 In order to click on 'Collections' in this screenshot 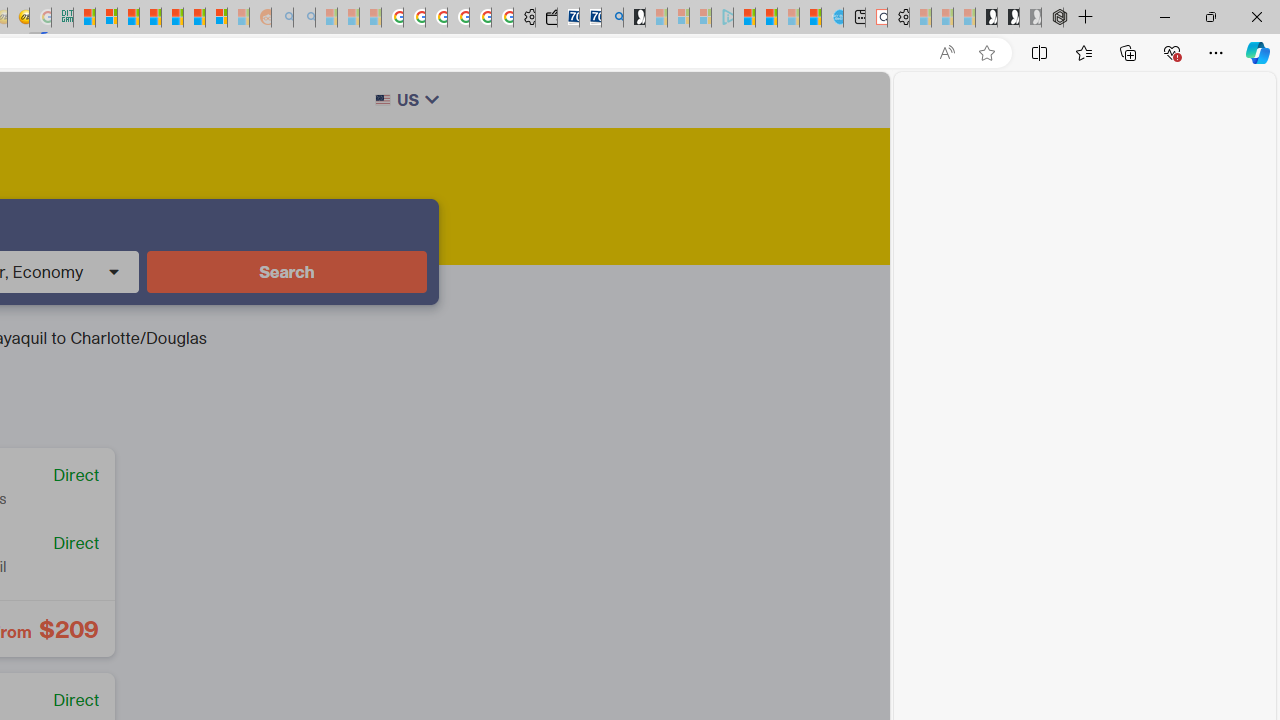, I will do `click(1128, 51)`.